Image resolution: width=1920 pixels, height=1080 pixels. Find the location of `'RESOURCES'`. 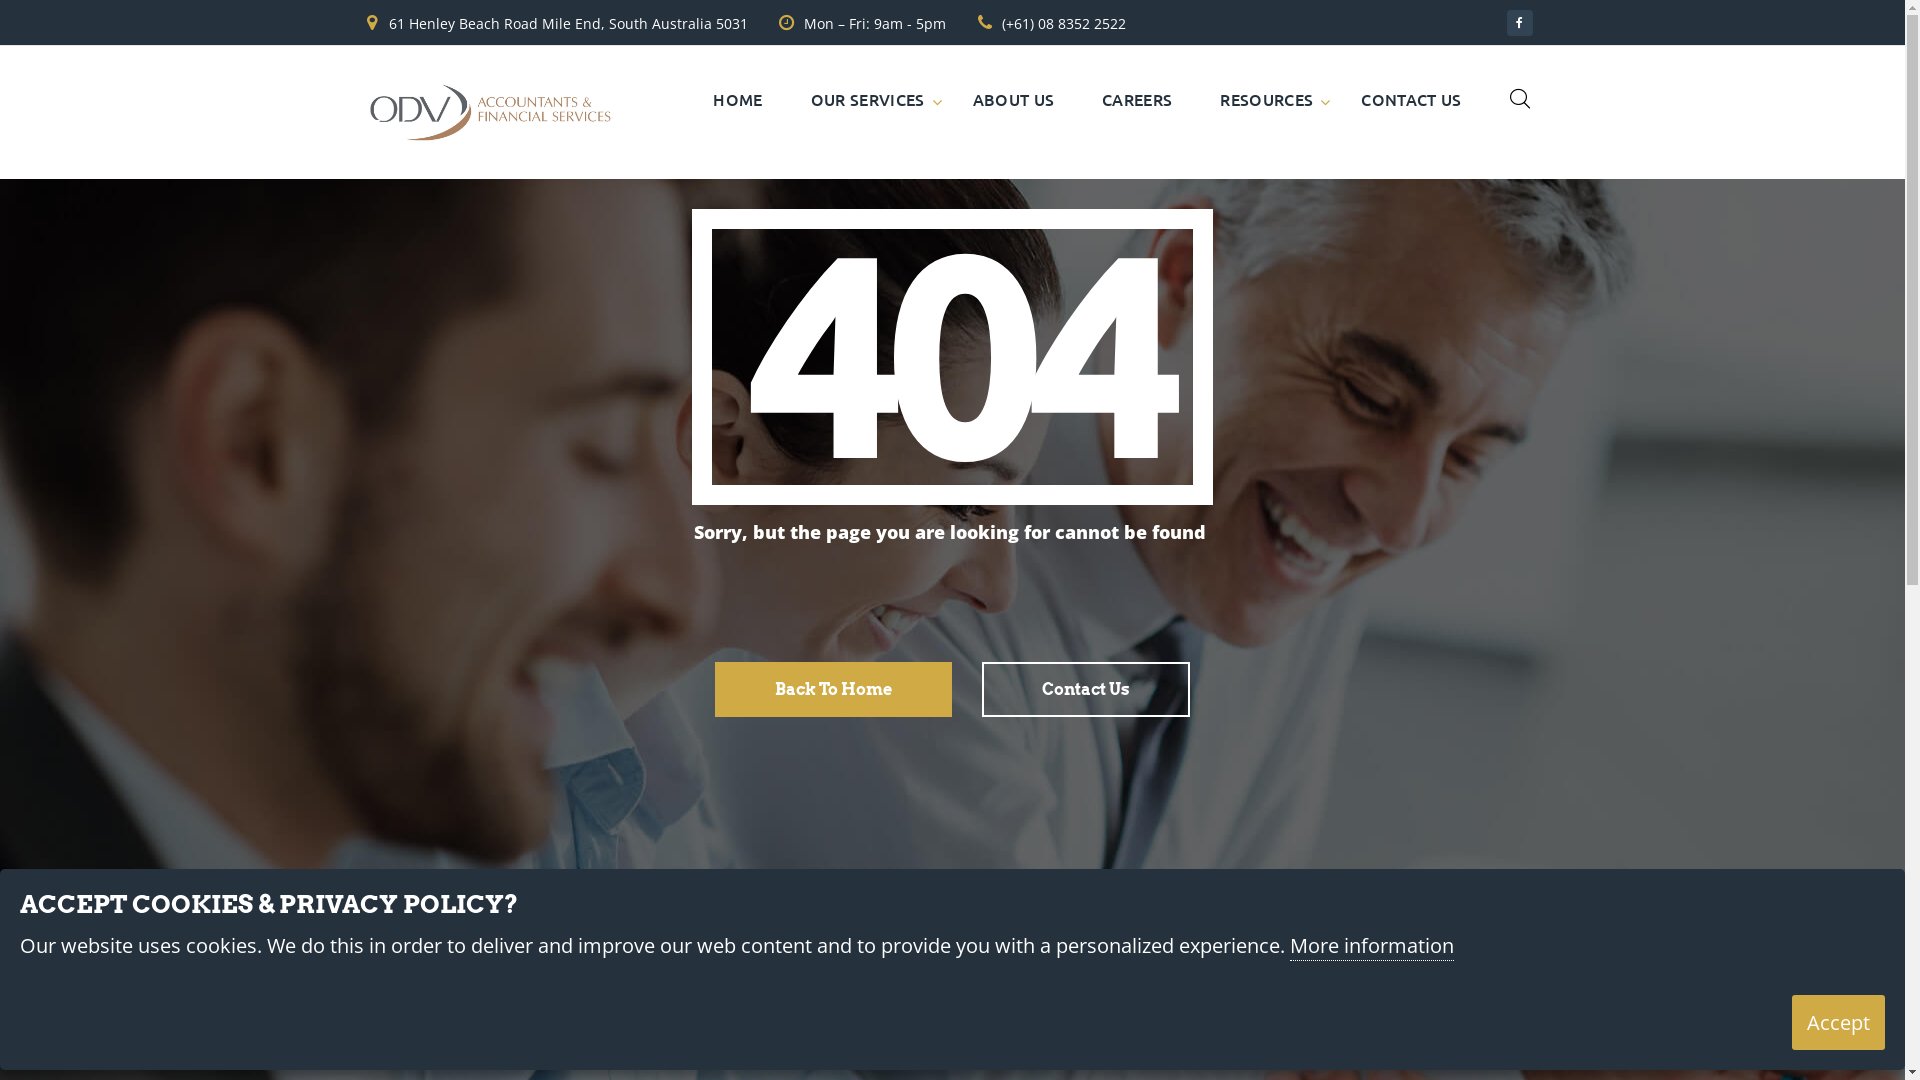

'RESOURCES' is located at coordinates (1218, 99).